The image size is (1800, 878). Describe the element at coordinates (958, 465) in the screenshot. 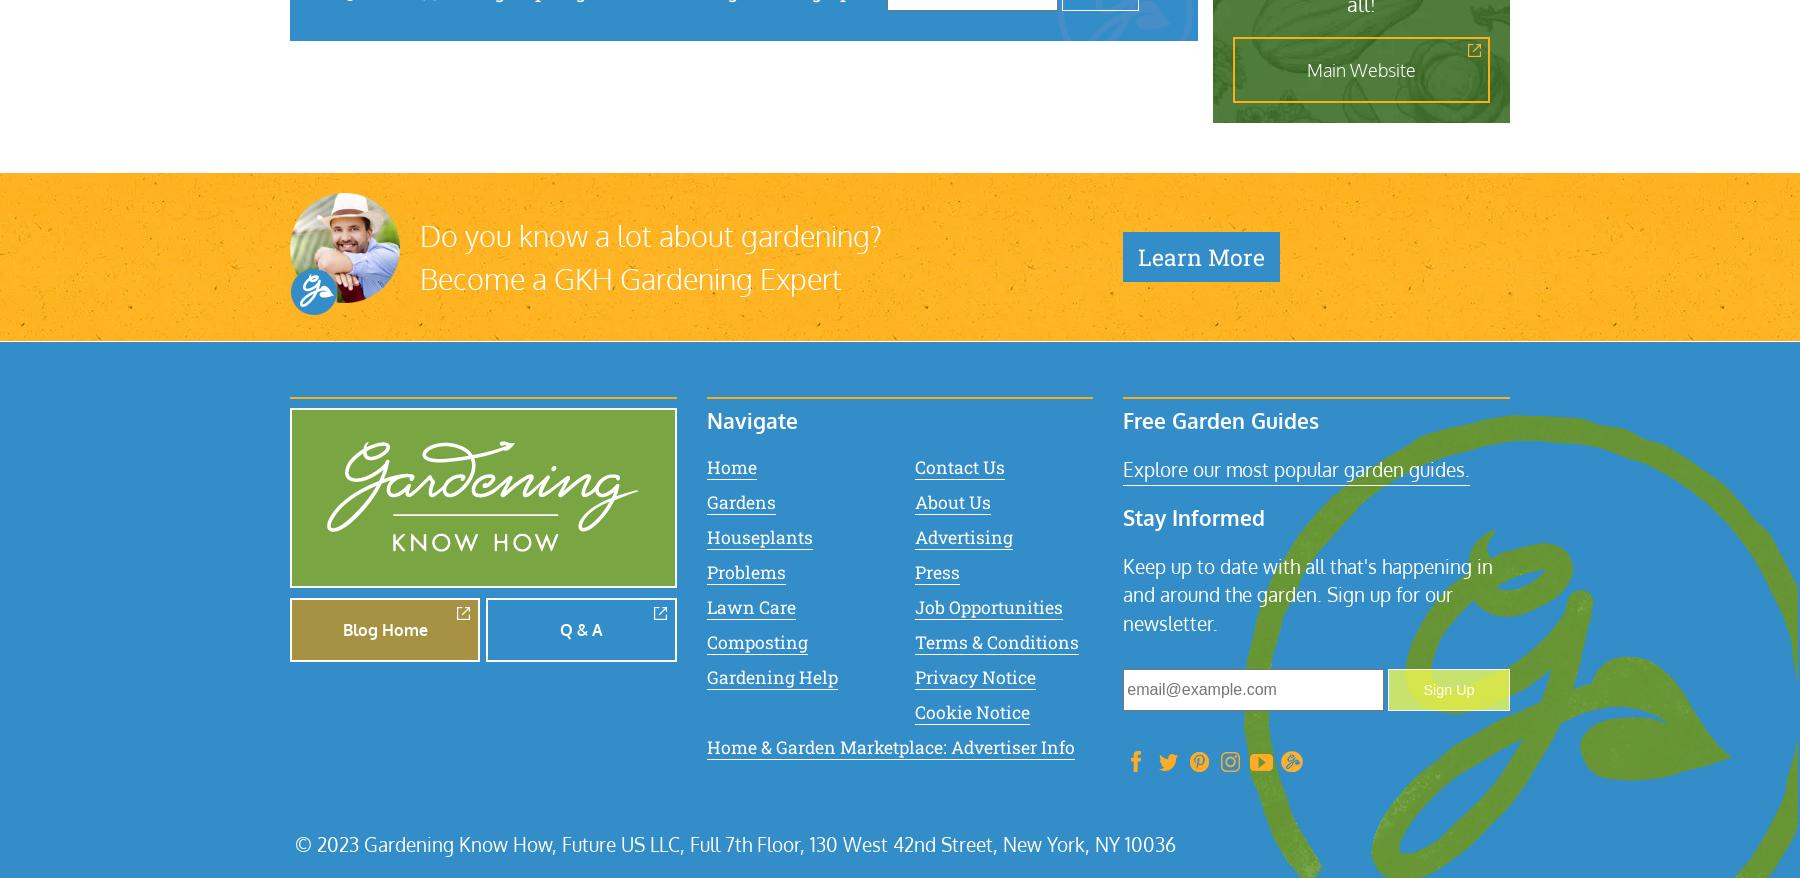

I see `'Contact Us'` at that location.